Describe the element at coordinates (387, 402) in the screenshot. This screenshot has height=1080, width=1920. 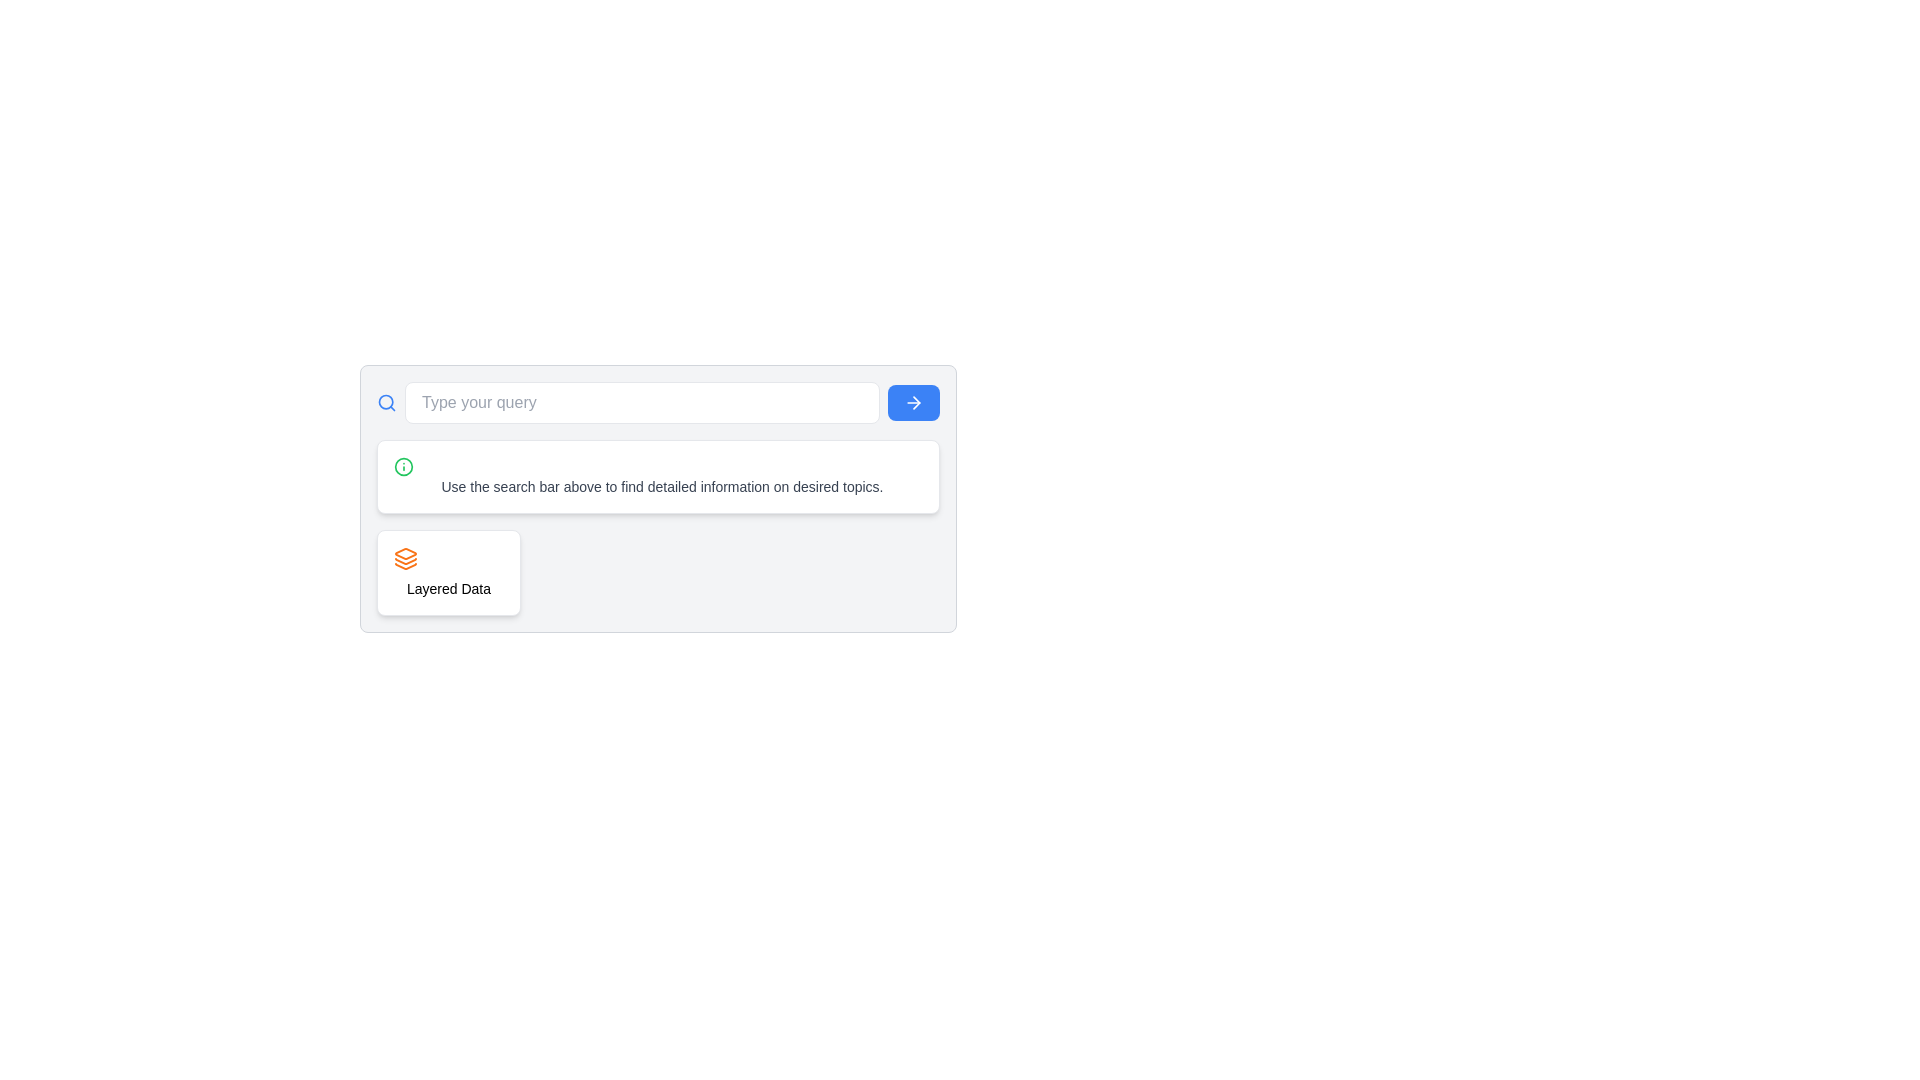
I see `the blue magnifying glass SVG icon located to the left of the text input field` at that location.